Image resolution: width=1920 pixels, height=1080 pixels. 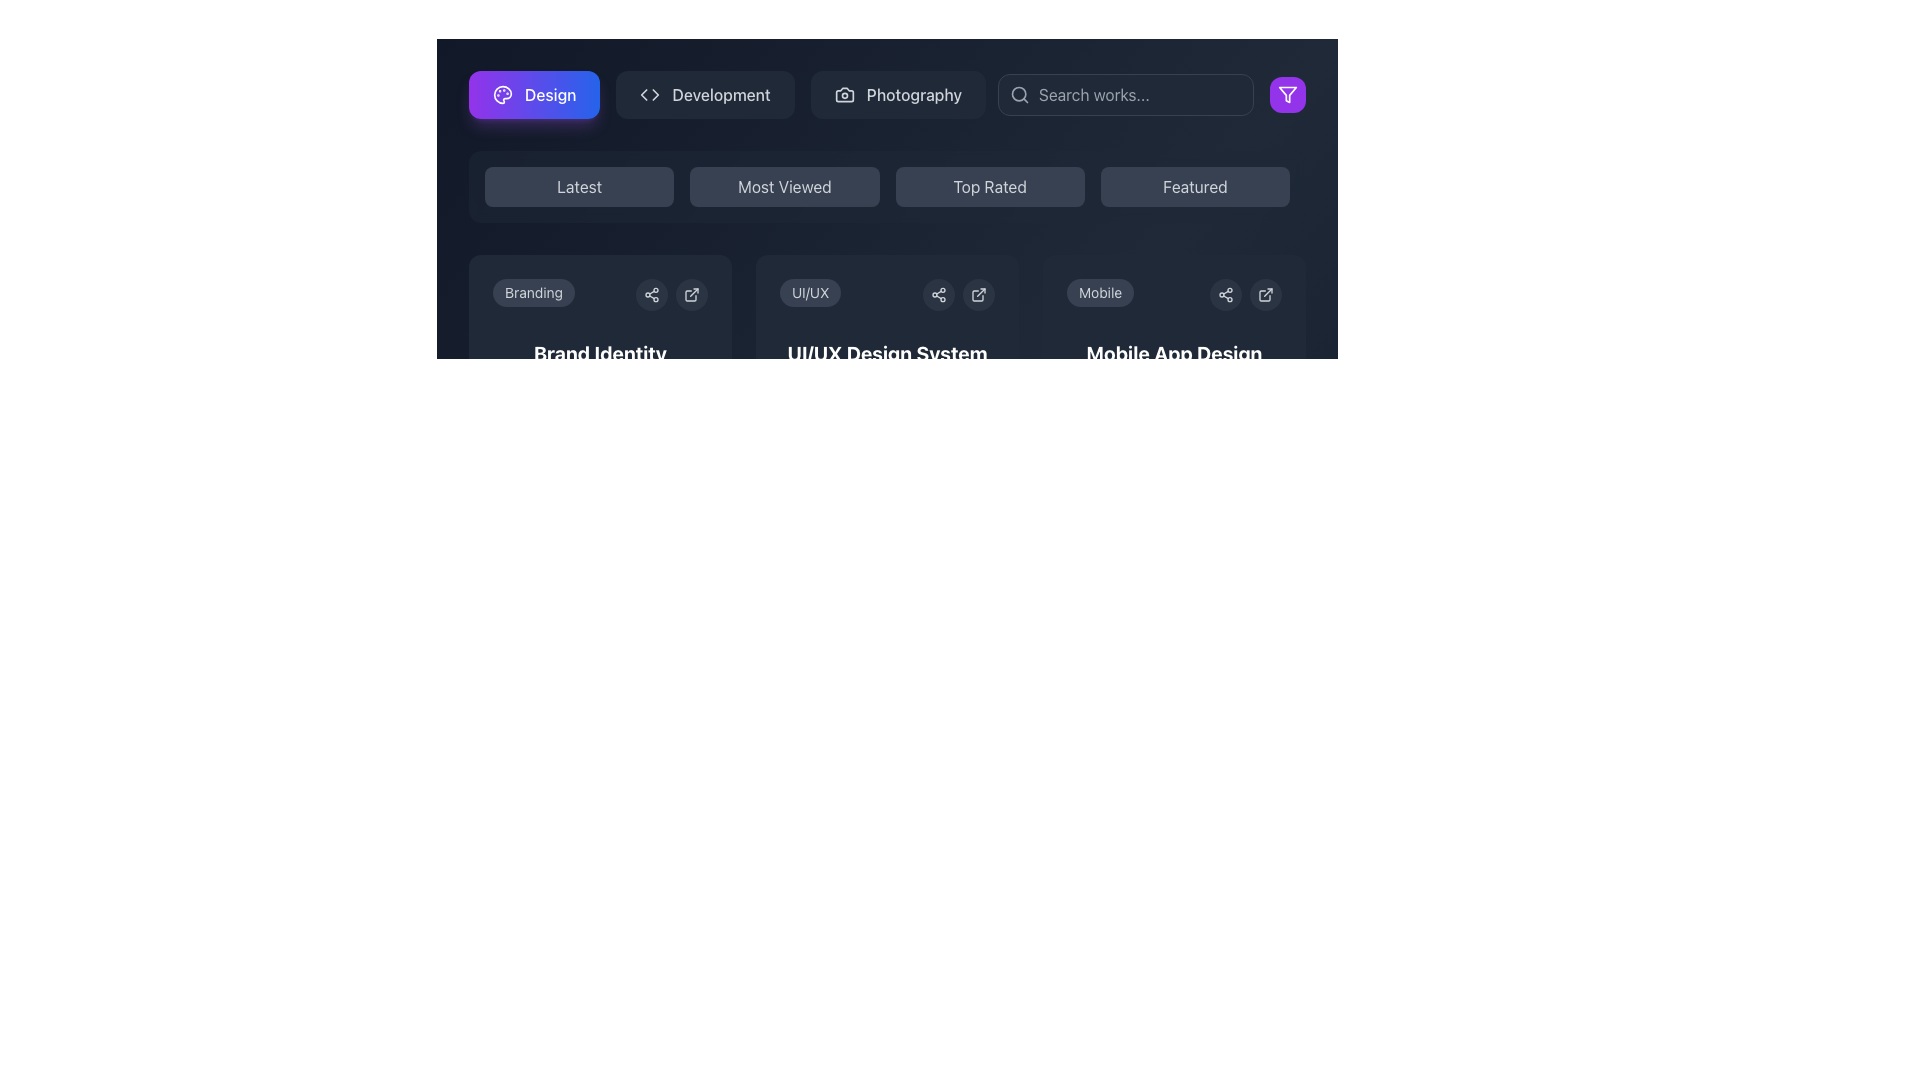 What do you see at coordinates (958, 294) in the screenshot?
I see `the external link button located in the 'UI/UX' section, which is the second grouping of action buttons below the section title` at bounding box center [958, 294].